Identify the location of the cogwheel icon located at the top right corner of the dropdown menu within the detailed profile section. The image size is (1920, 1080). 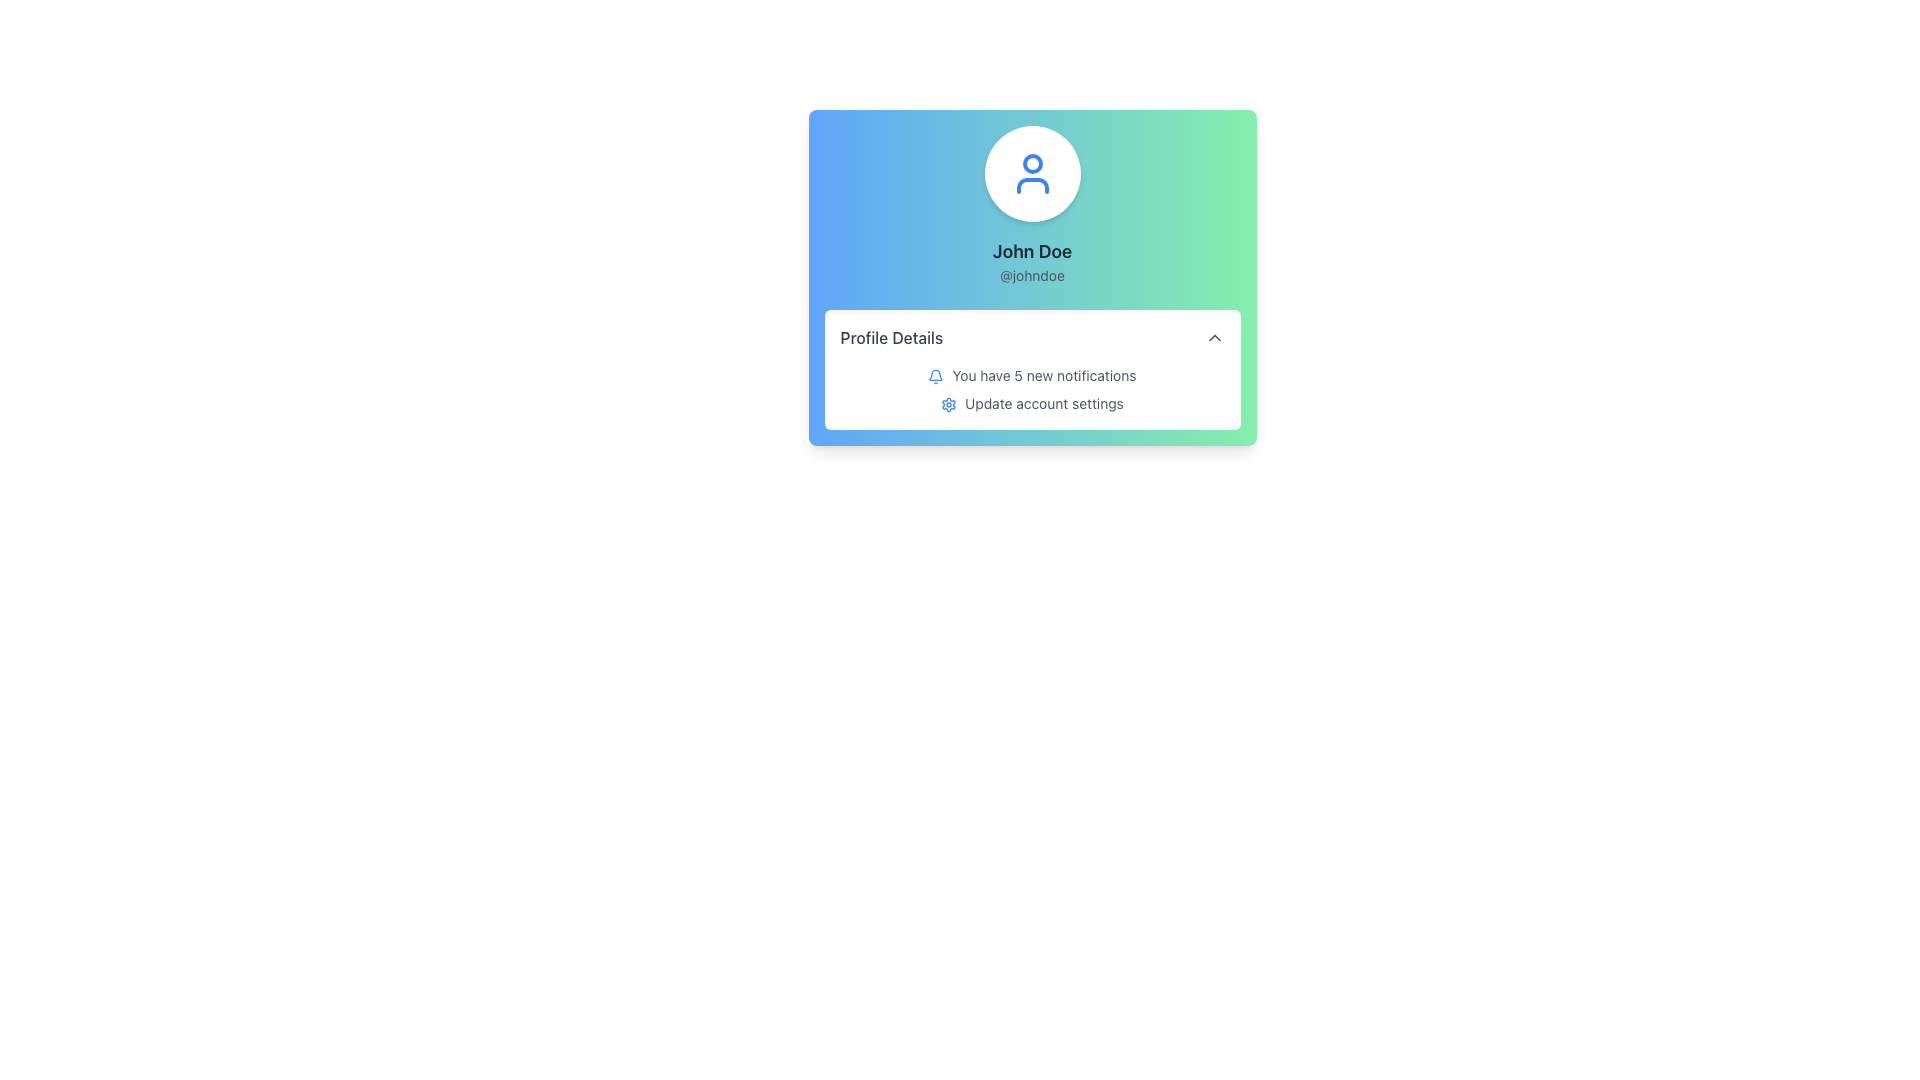
(948, 405).